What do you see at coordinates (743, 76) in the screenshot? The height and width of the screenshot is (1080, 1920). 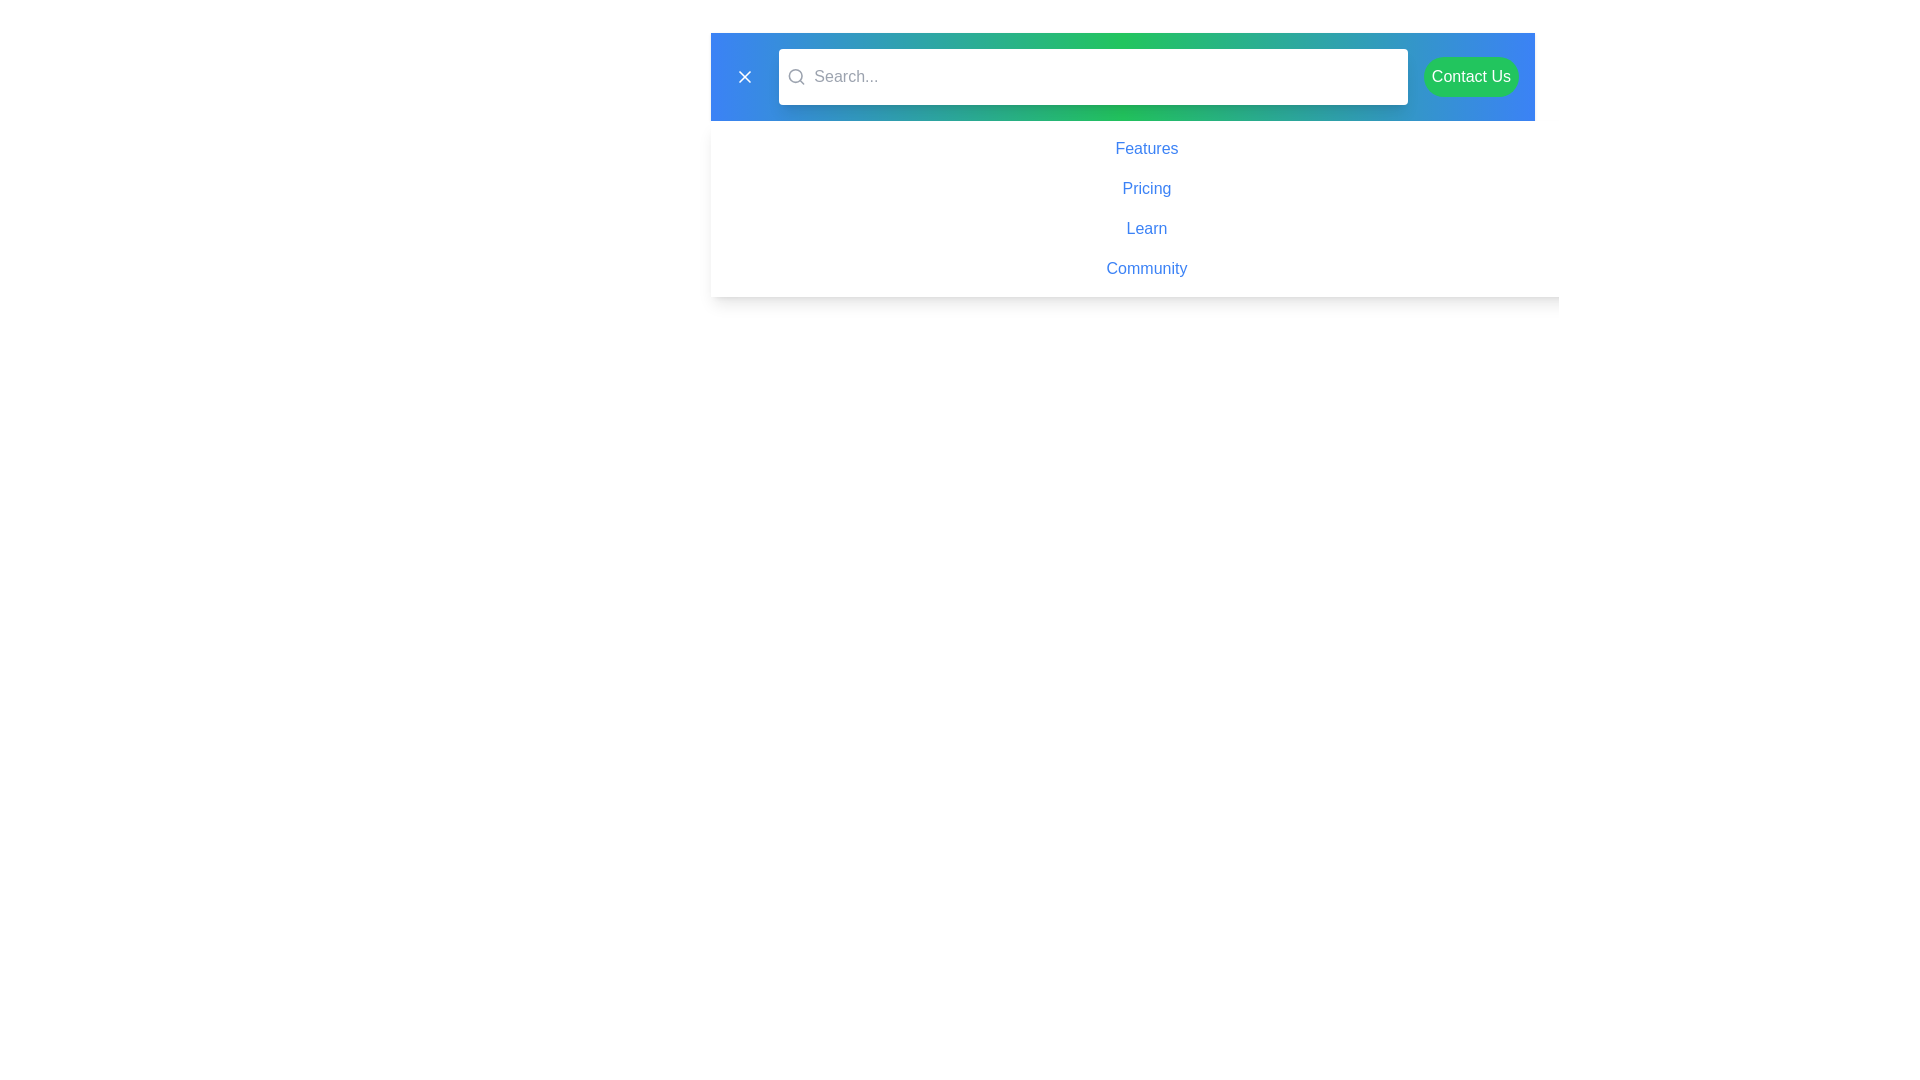 I see `the close or cancel button located at the top-left corner of the blue bar, to the left of the search bar, to observe its effect` at bounding box center [743, 76].